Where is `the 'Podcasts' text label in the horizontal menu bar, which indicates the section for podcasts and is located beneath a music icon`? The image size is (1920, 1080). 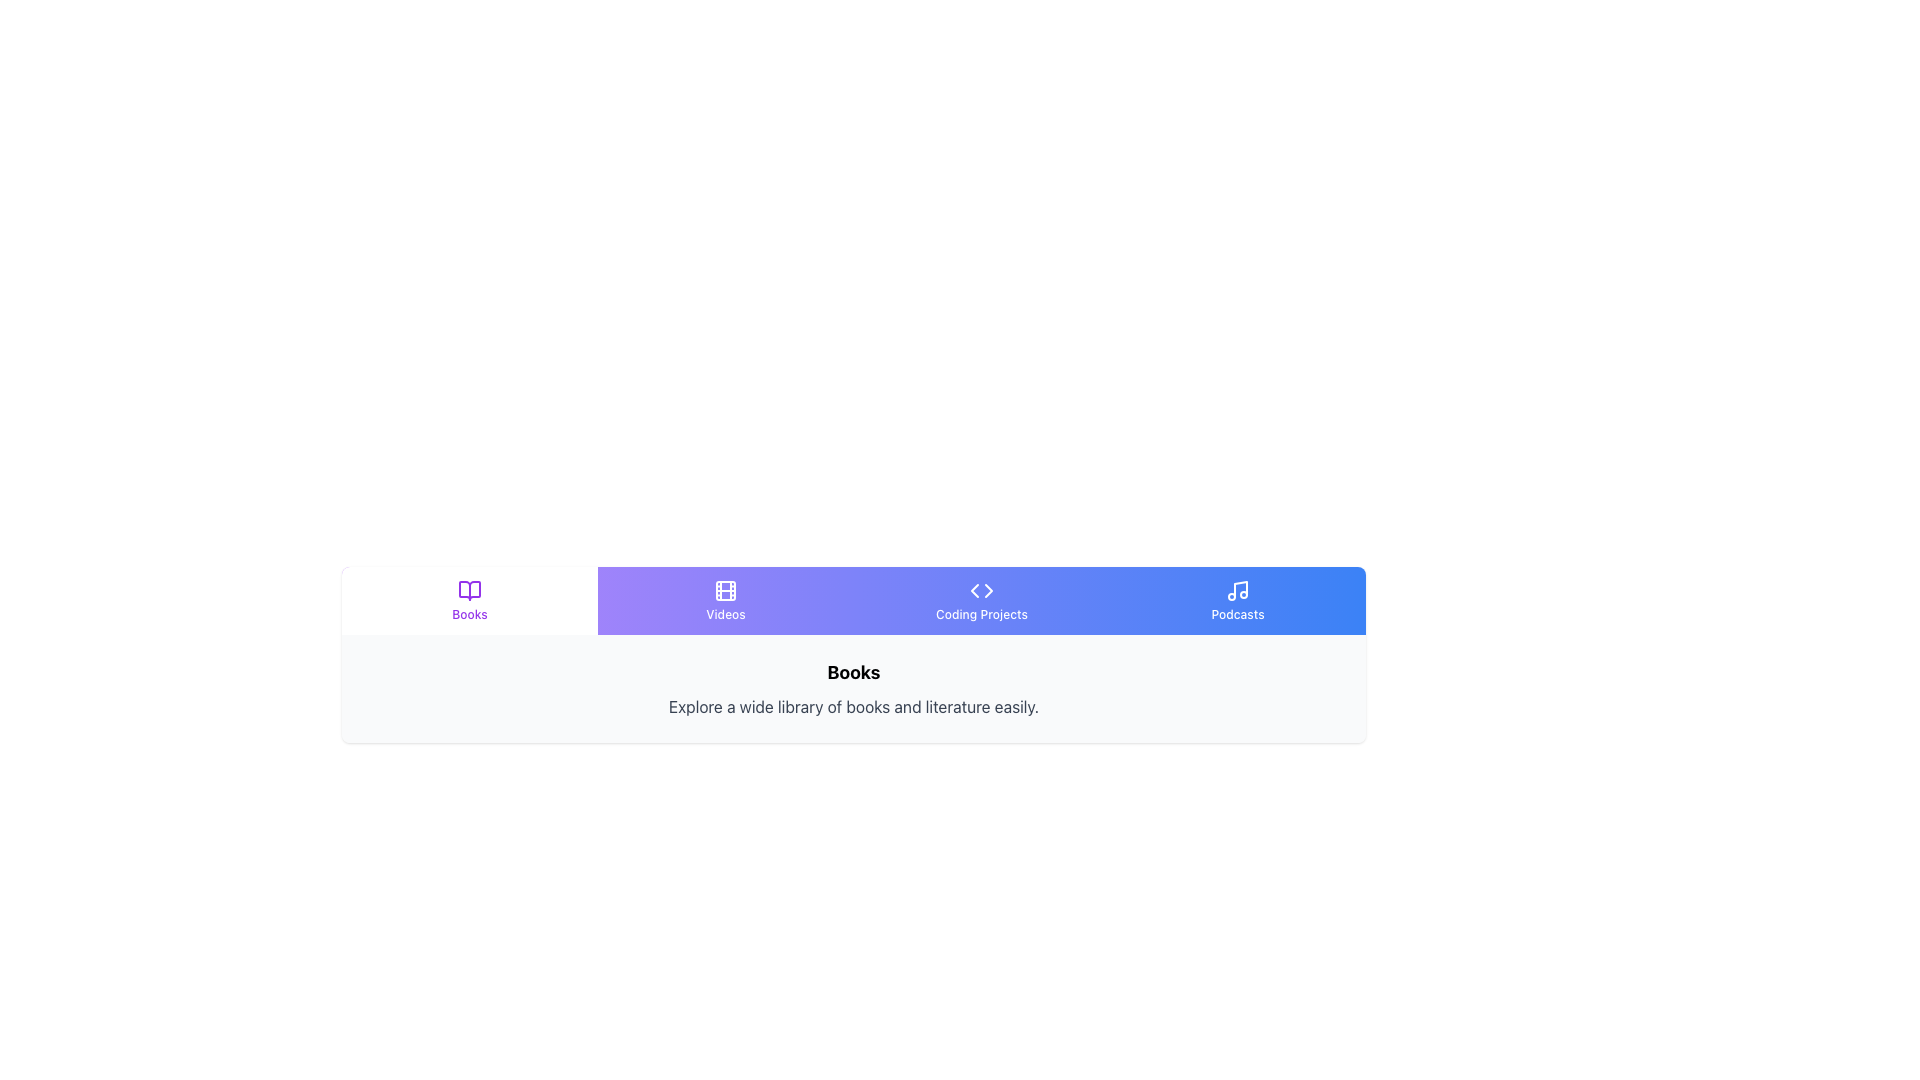 the 'Podcasts' text label in the horizontal menu bar, which indicates the section for podcasts and is located beneath a music icon is located at coordinates (1237, 613).